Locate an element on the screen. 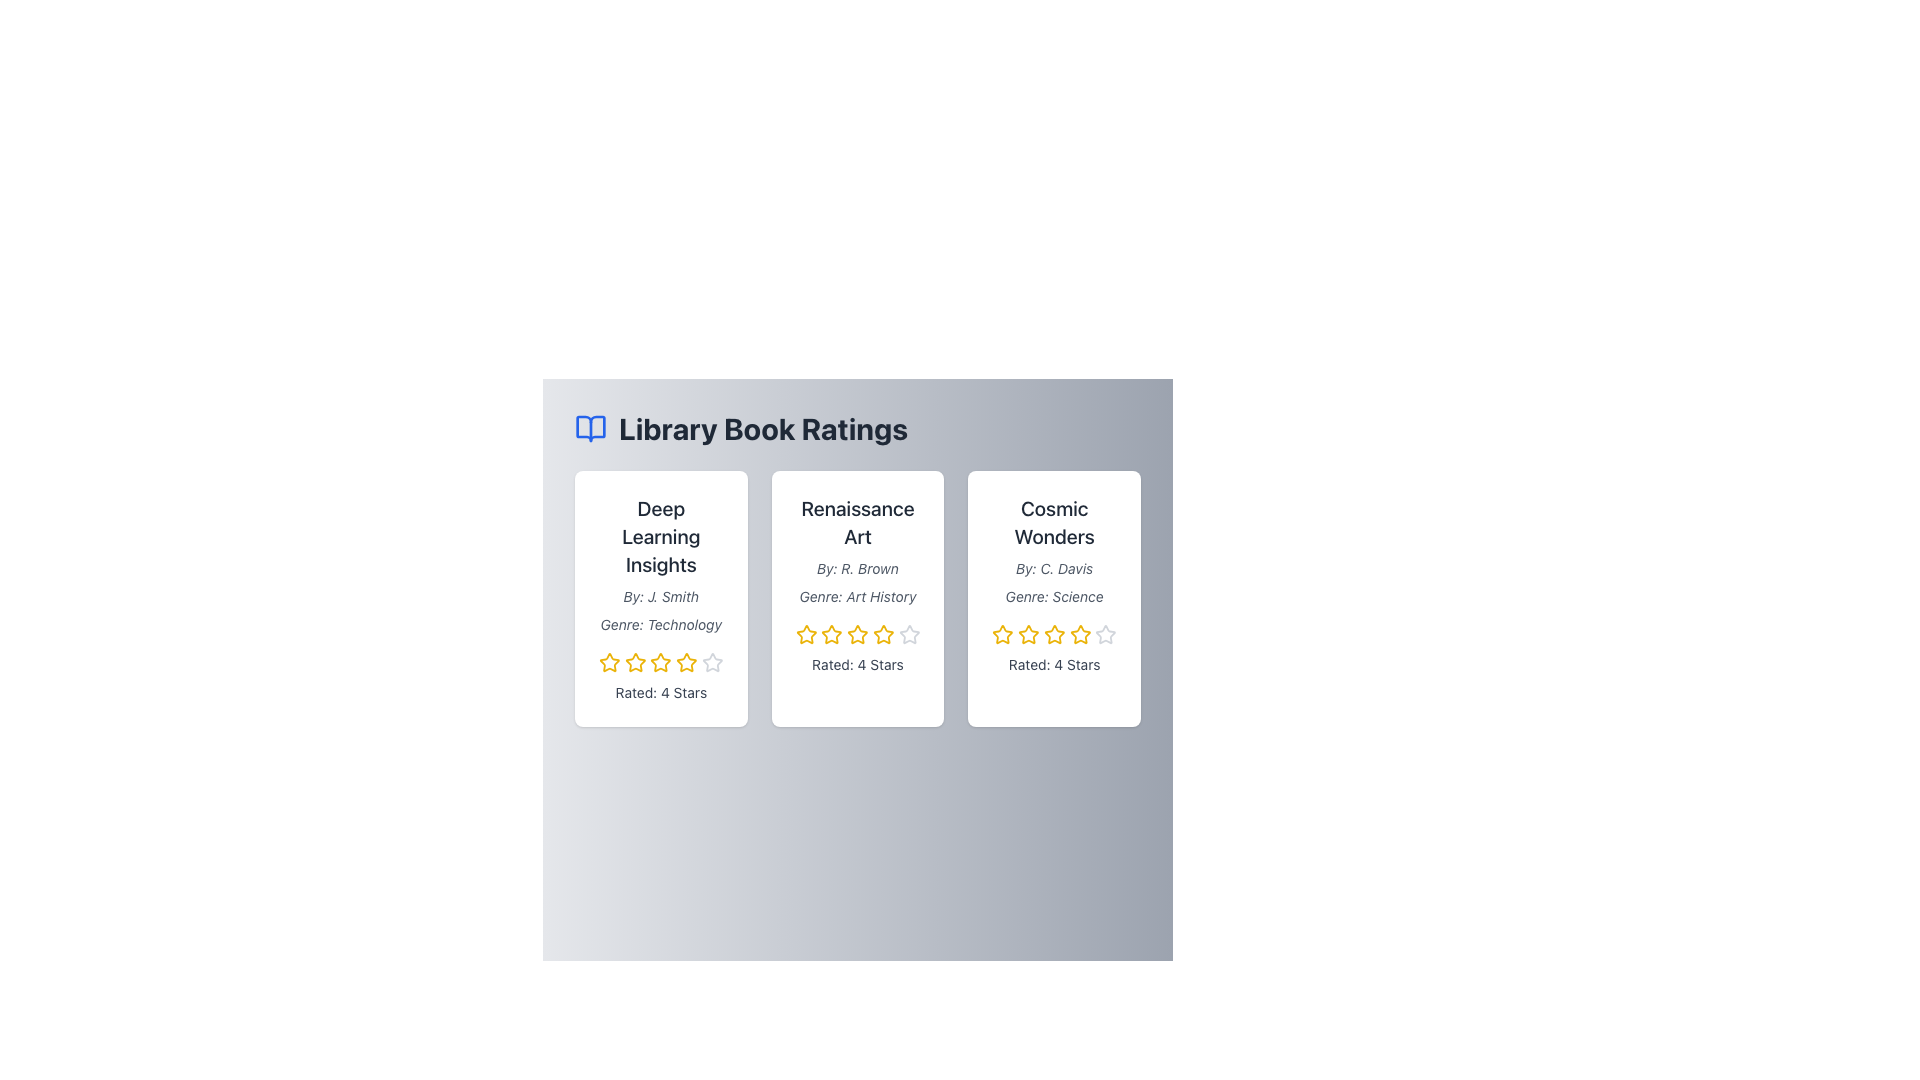  the text label identifying the genre of the book, located below the title 'Renaissance Art' and the author 'By: R. Brown', and above the star rating display is located at coordinates (858, 596).